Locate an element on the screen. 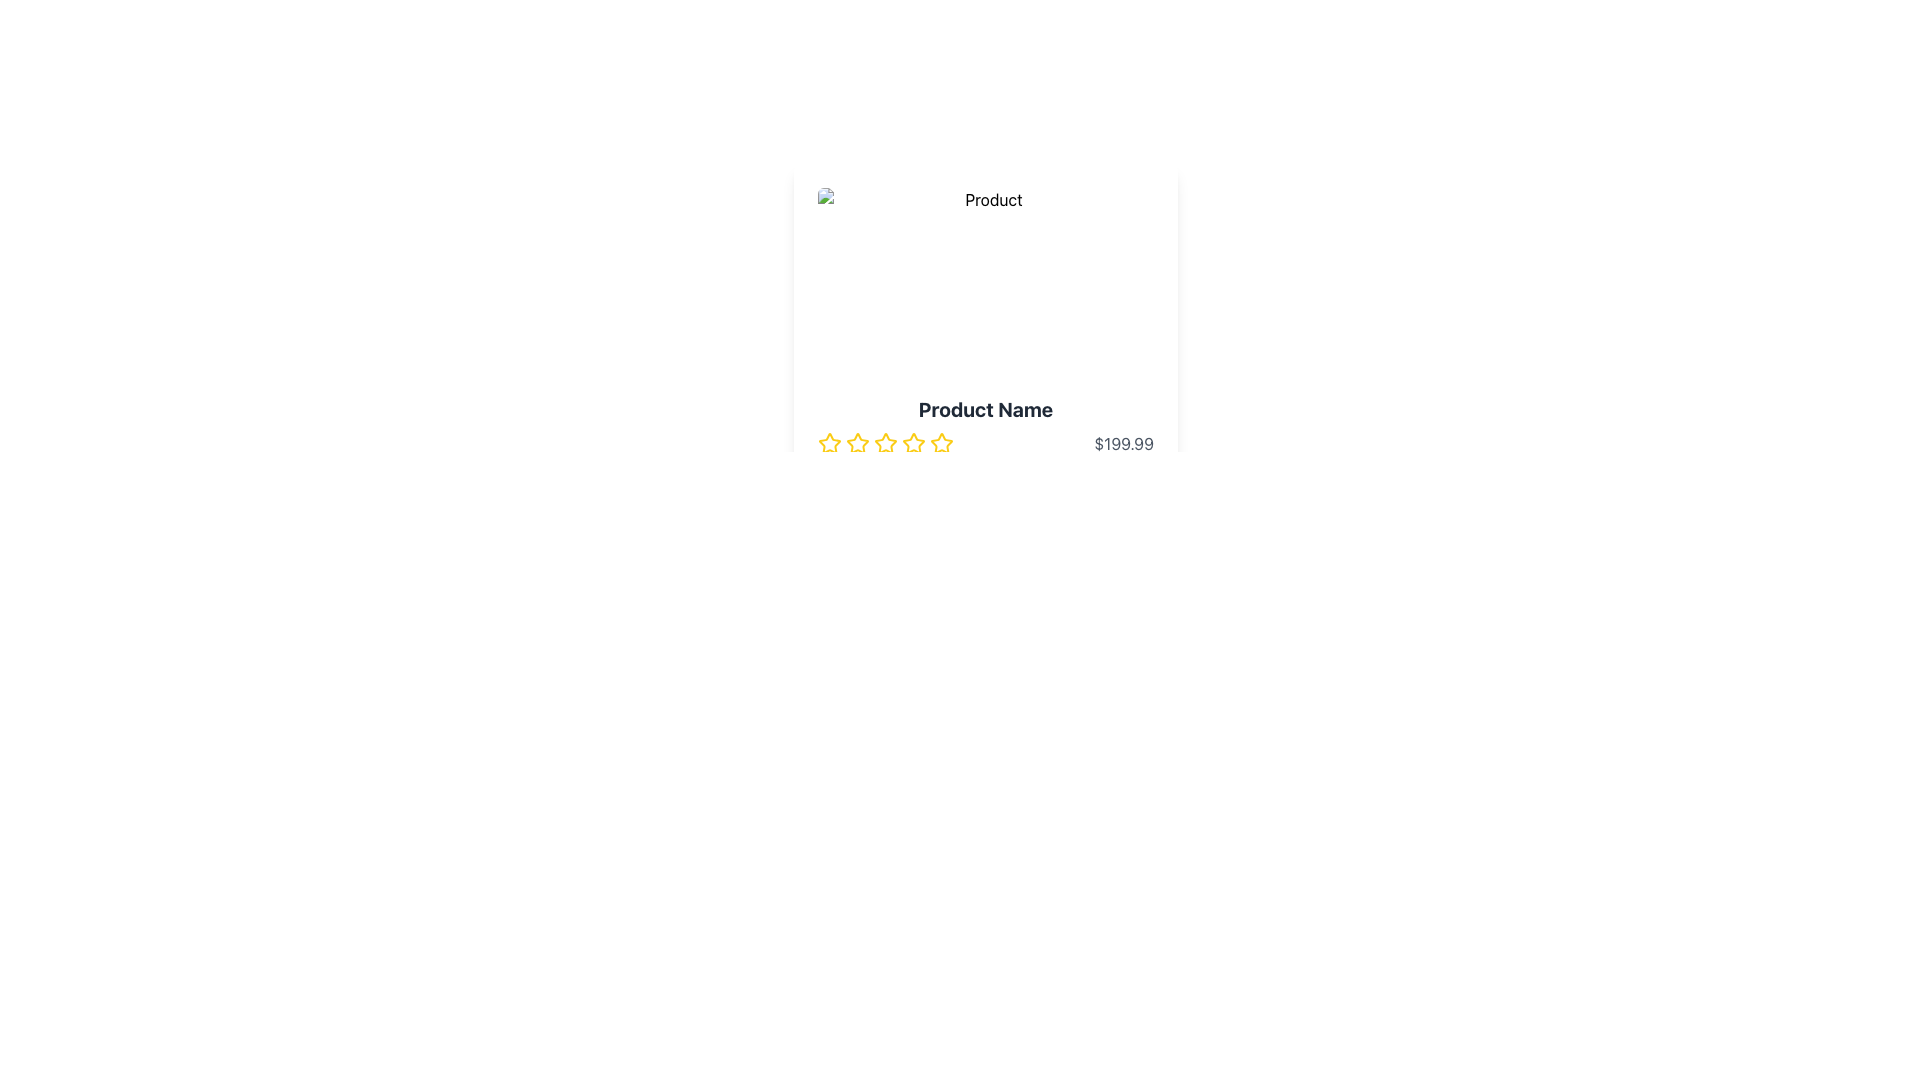  the leftmost Rating Star Icon under the text 'Product Name' to provide a rating of one star is located at coordinates (858, 442).